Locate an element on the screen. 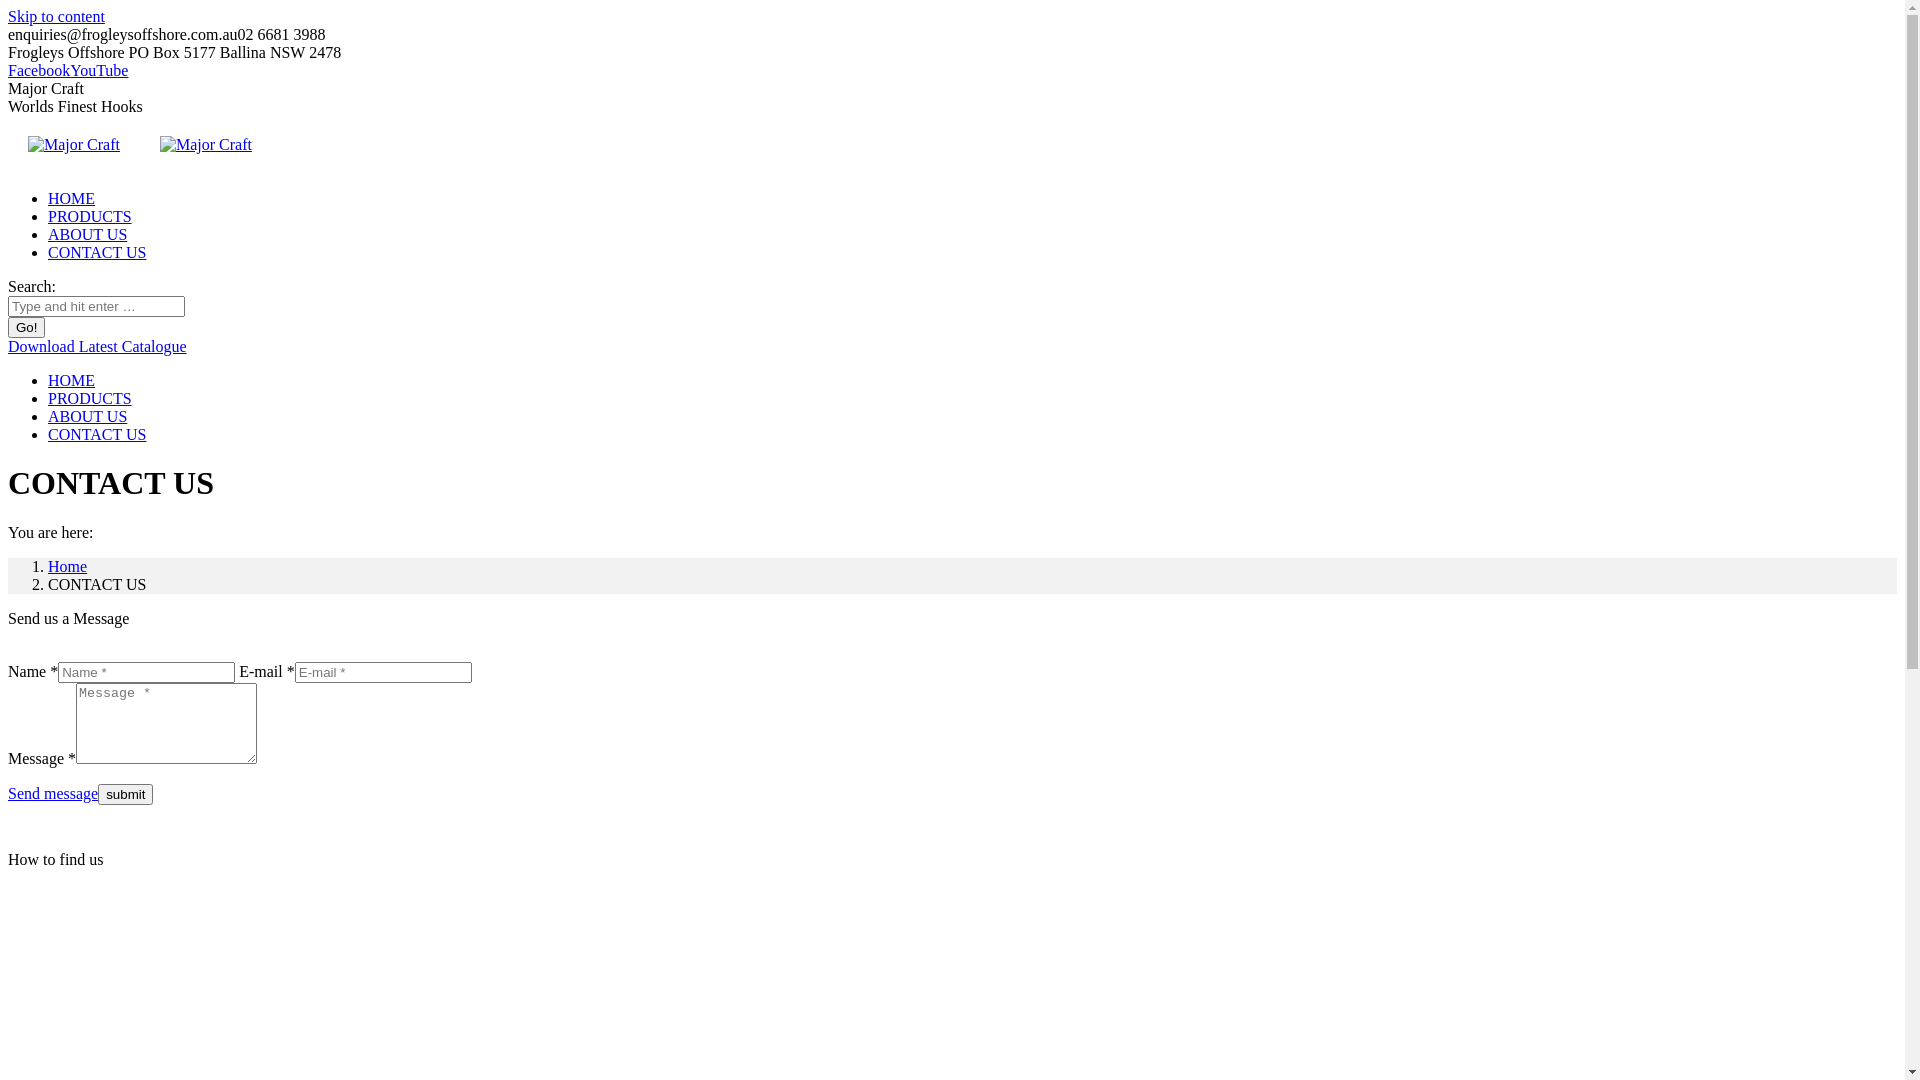  'Go!' is located at coordinates (26, 326).